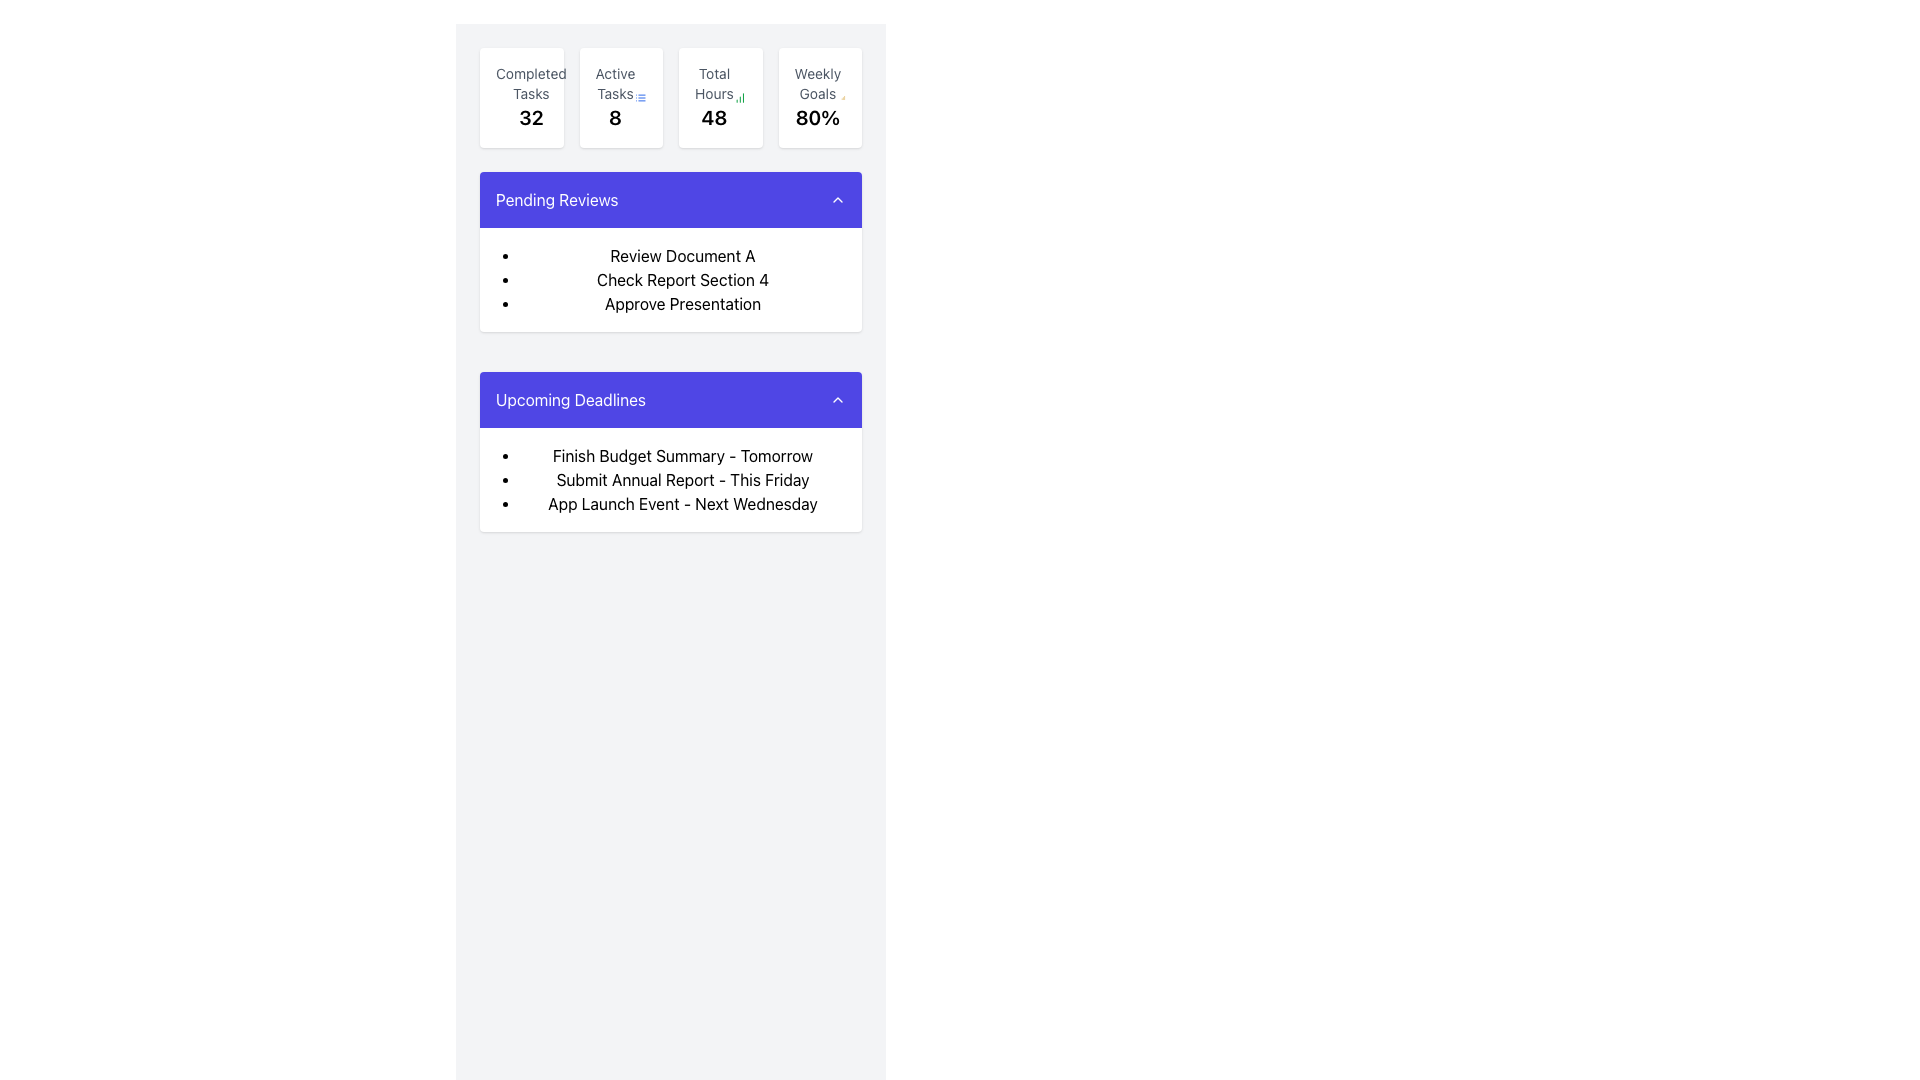  What do you see at coordinates (817, 118) in the screenshot?
I see `the text element that displays the numeric percentage value for weekly goals, located directly below 'Weekly Goals' and to the right of other statistics` at bounding box center [817, 118].